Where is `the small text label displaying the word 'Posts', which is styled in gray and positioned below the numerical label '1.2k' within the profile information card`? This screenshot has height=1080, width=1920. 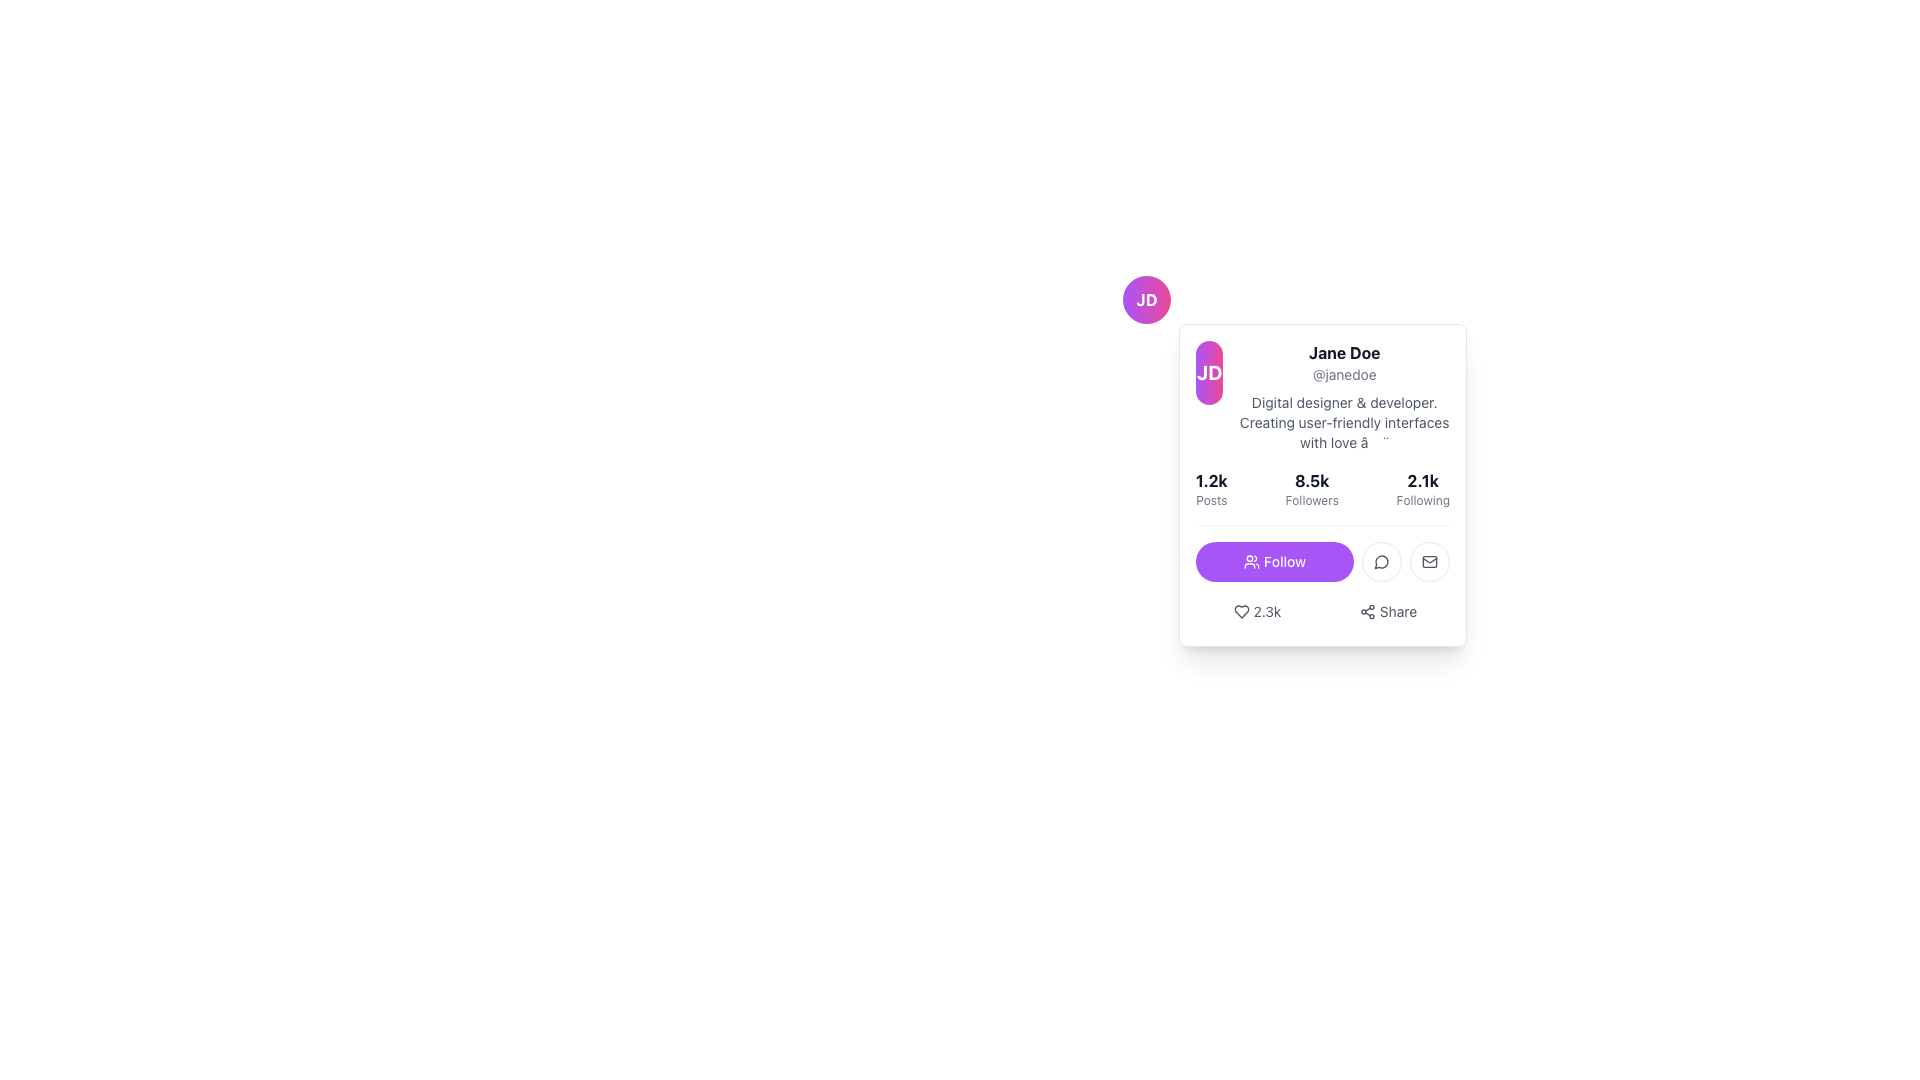
the small text label displaying the word 'Posts', which is styled in gray and positioned below the numerical label '1.2k' within the profile information card is located at coordinates (1210, 500).